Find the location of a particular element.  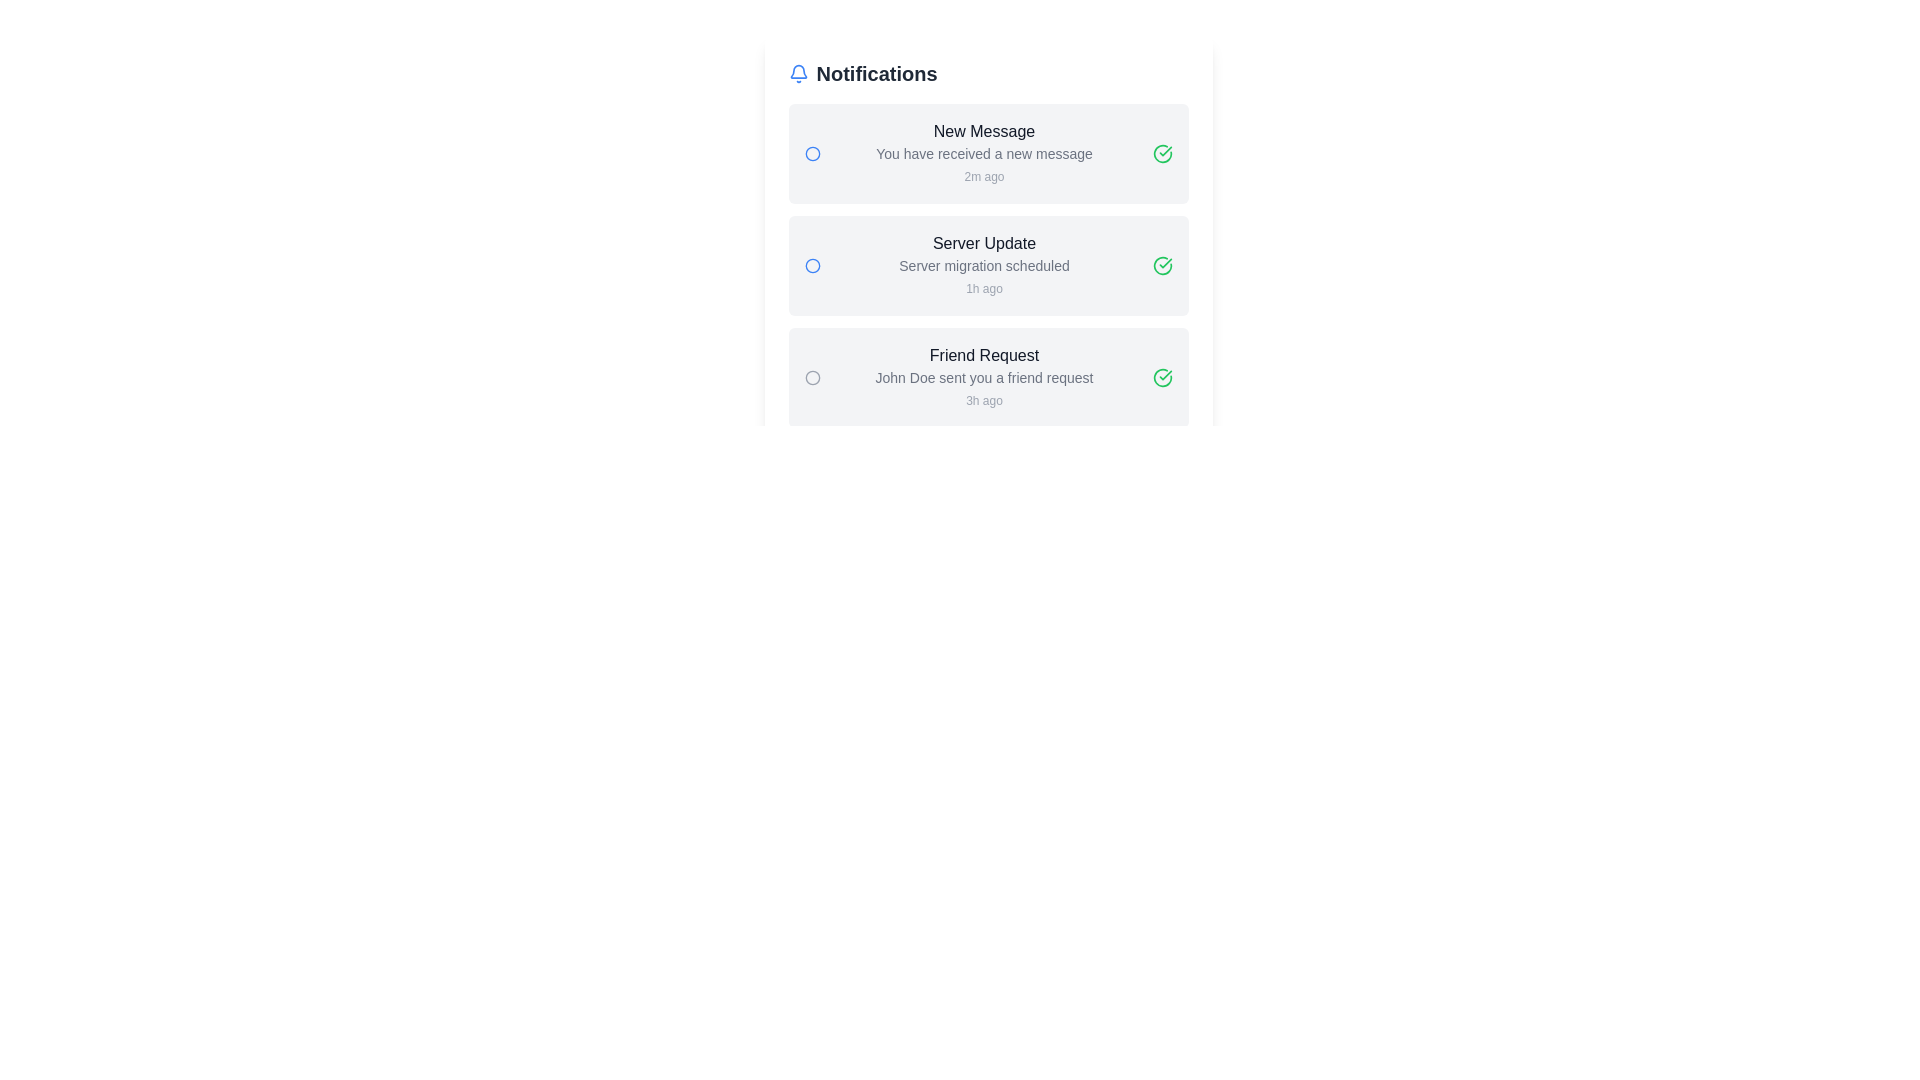

the green circular badge icon with a checkmark inside, located in the second notification block to the far right of the text content is located at coordinates (1162, 153).